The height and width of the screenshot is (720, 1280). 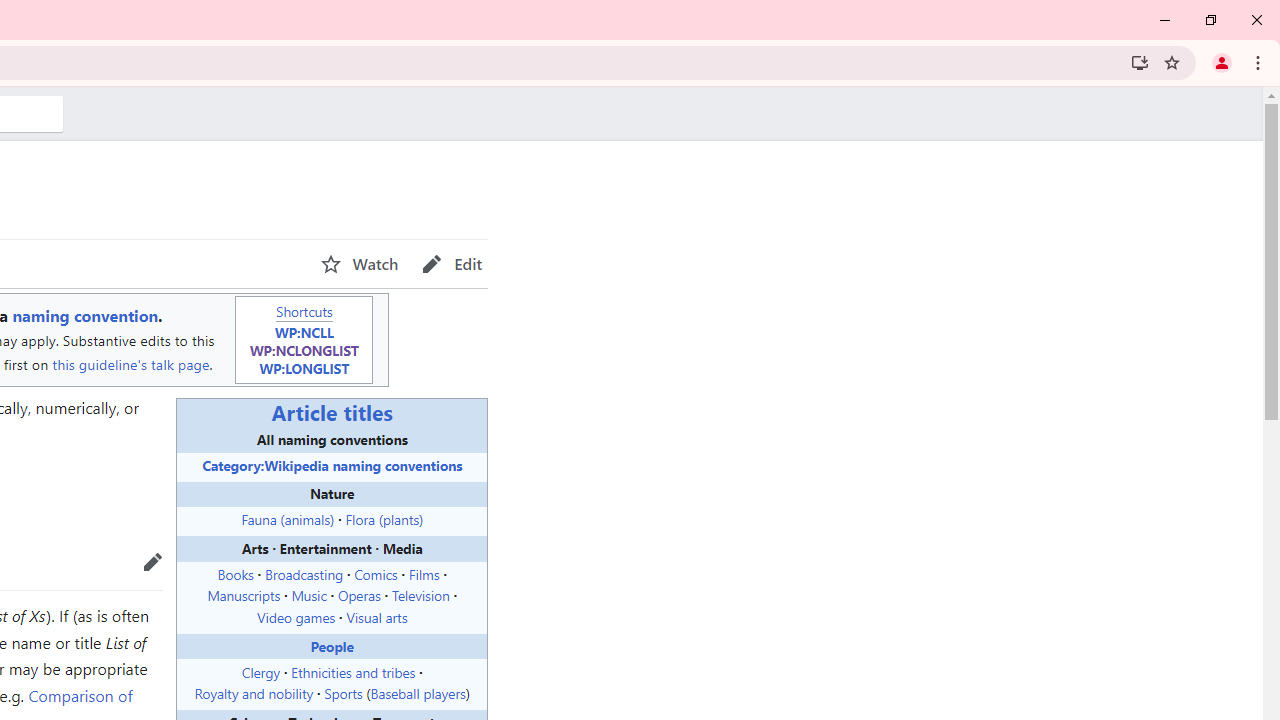 I want to click on 'People', so click(x=332, y=645).